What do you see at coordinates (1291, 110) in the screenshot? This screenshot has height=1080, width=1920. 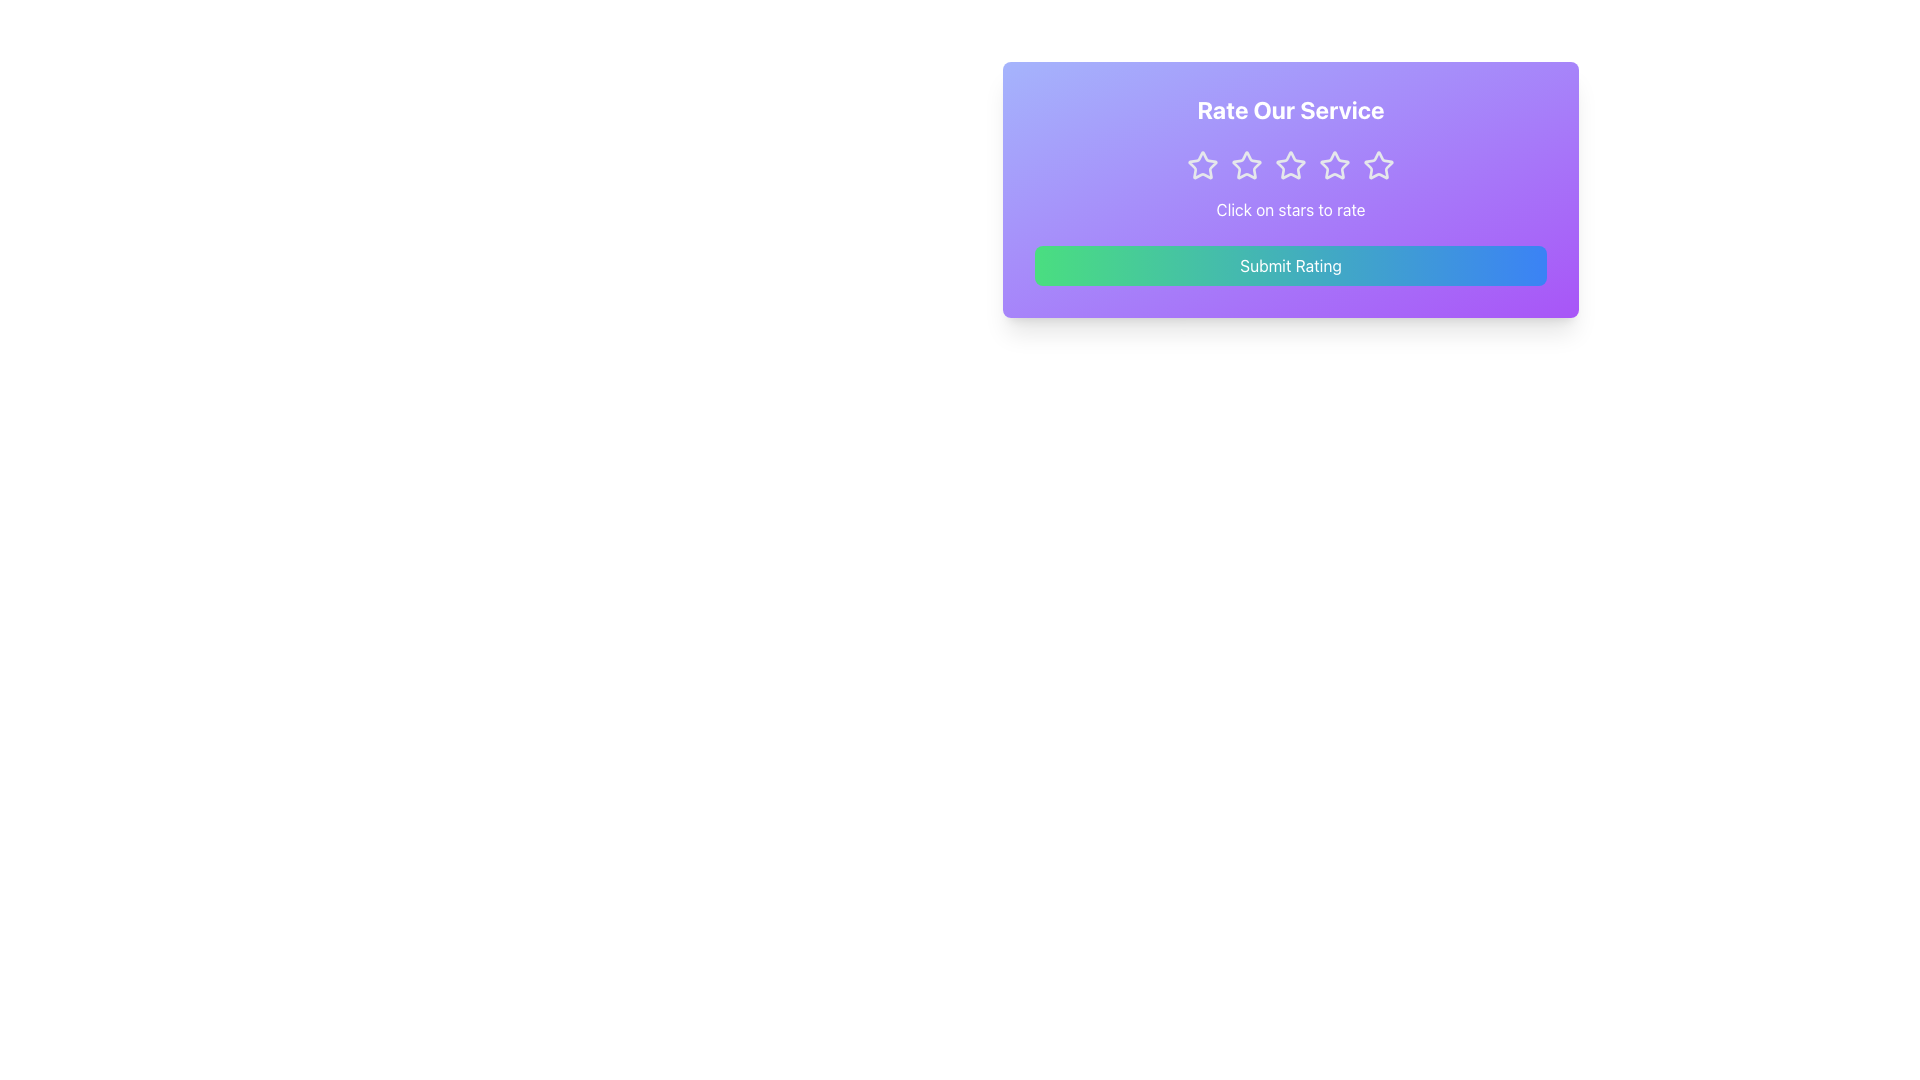 I see `text 'Rate Our Service' which is styled in bold and large font, located at the top of the gradient purple card interface` at bounding box center [1291, 110].